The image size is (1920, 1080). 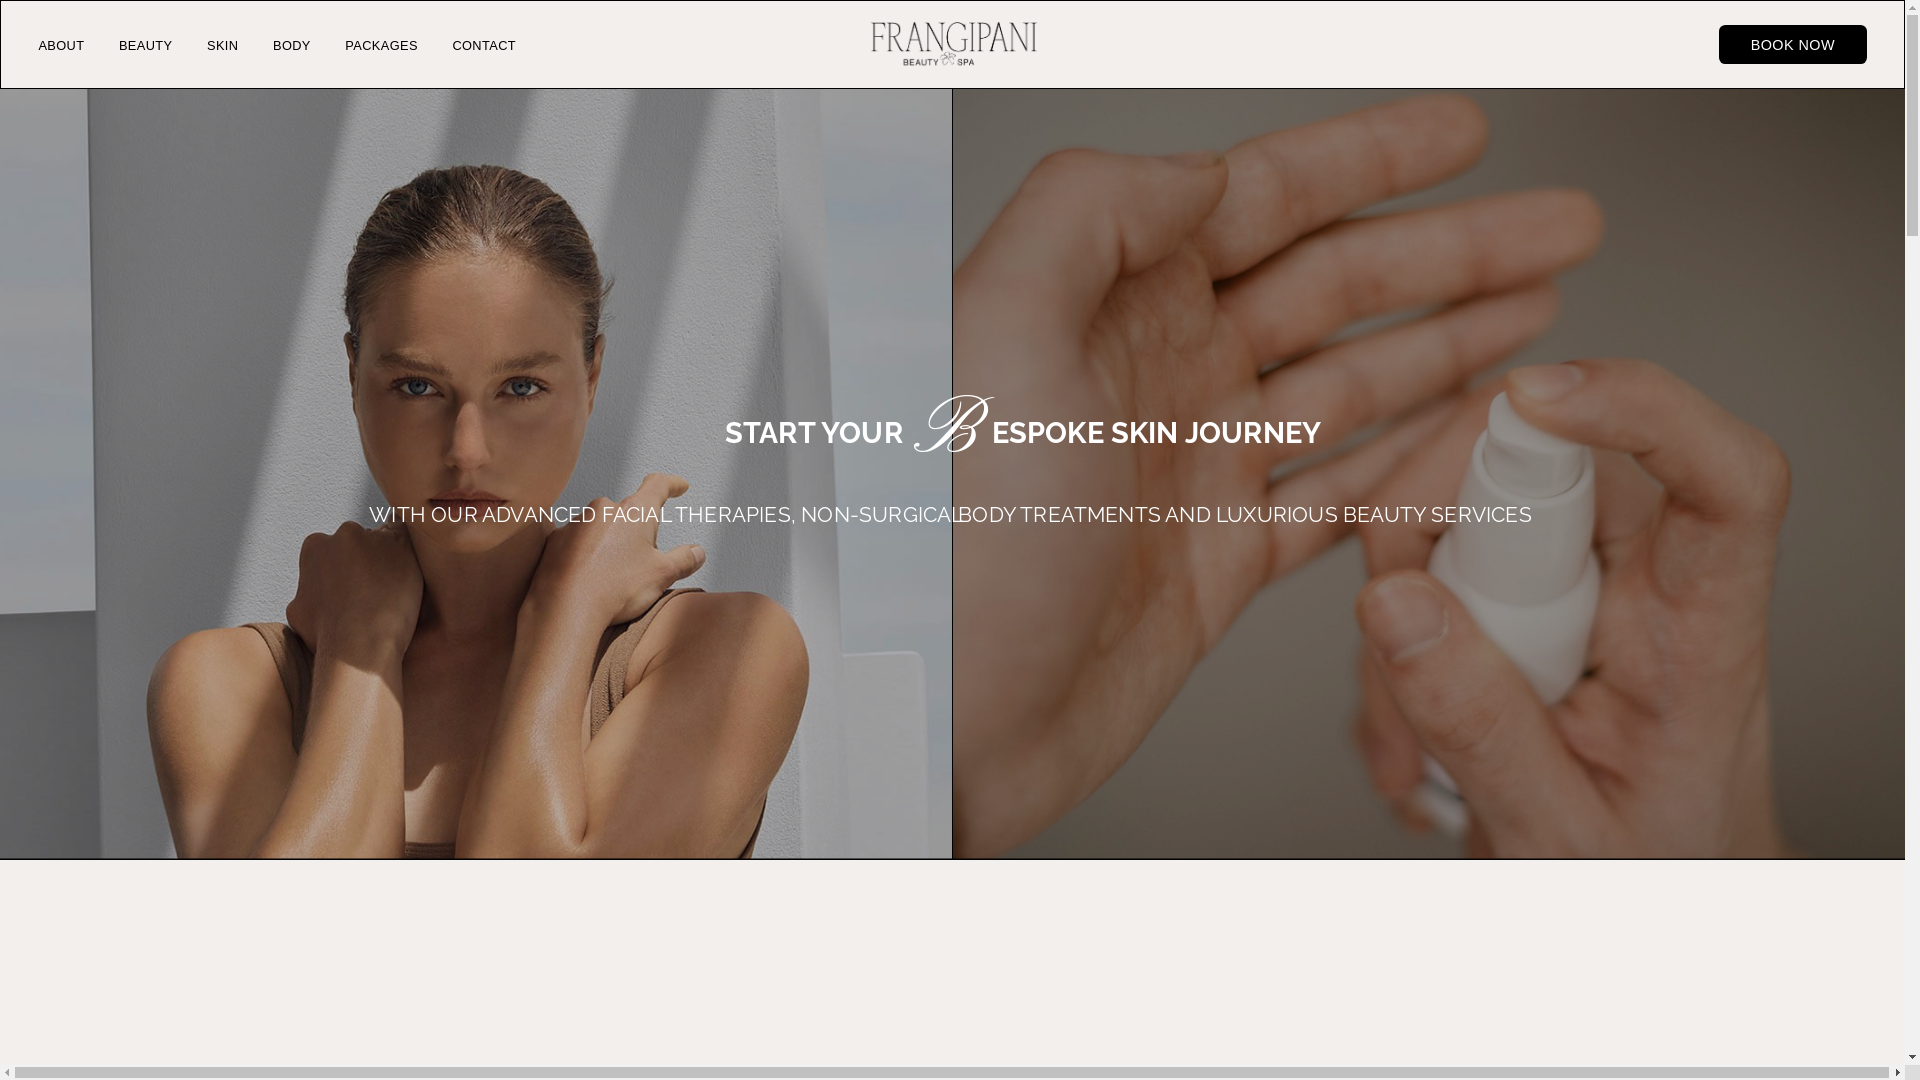 What do you see at coordinates (381, 45) in the screenshot?
I see `'PACKAGES'` at bounding box center [381, 45].